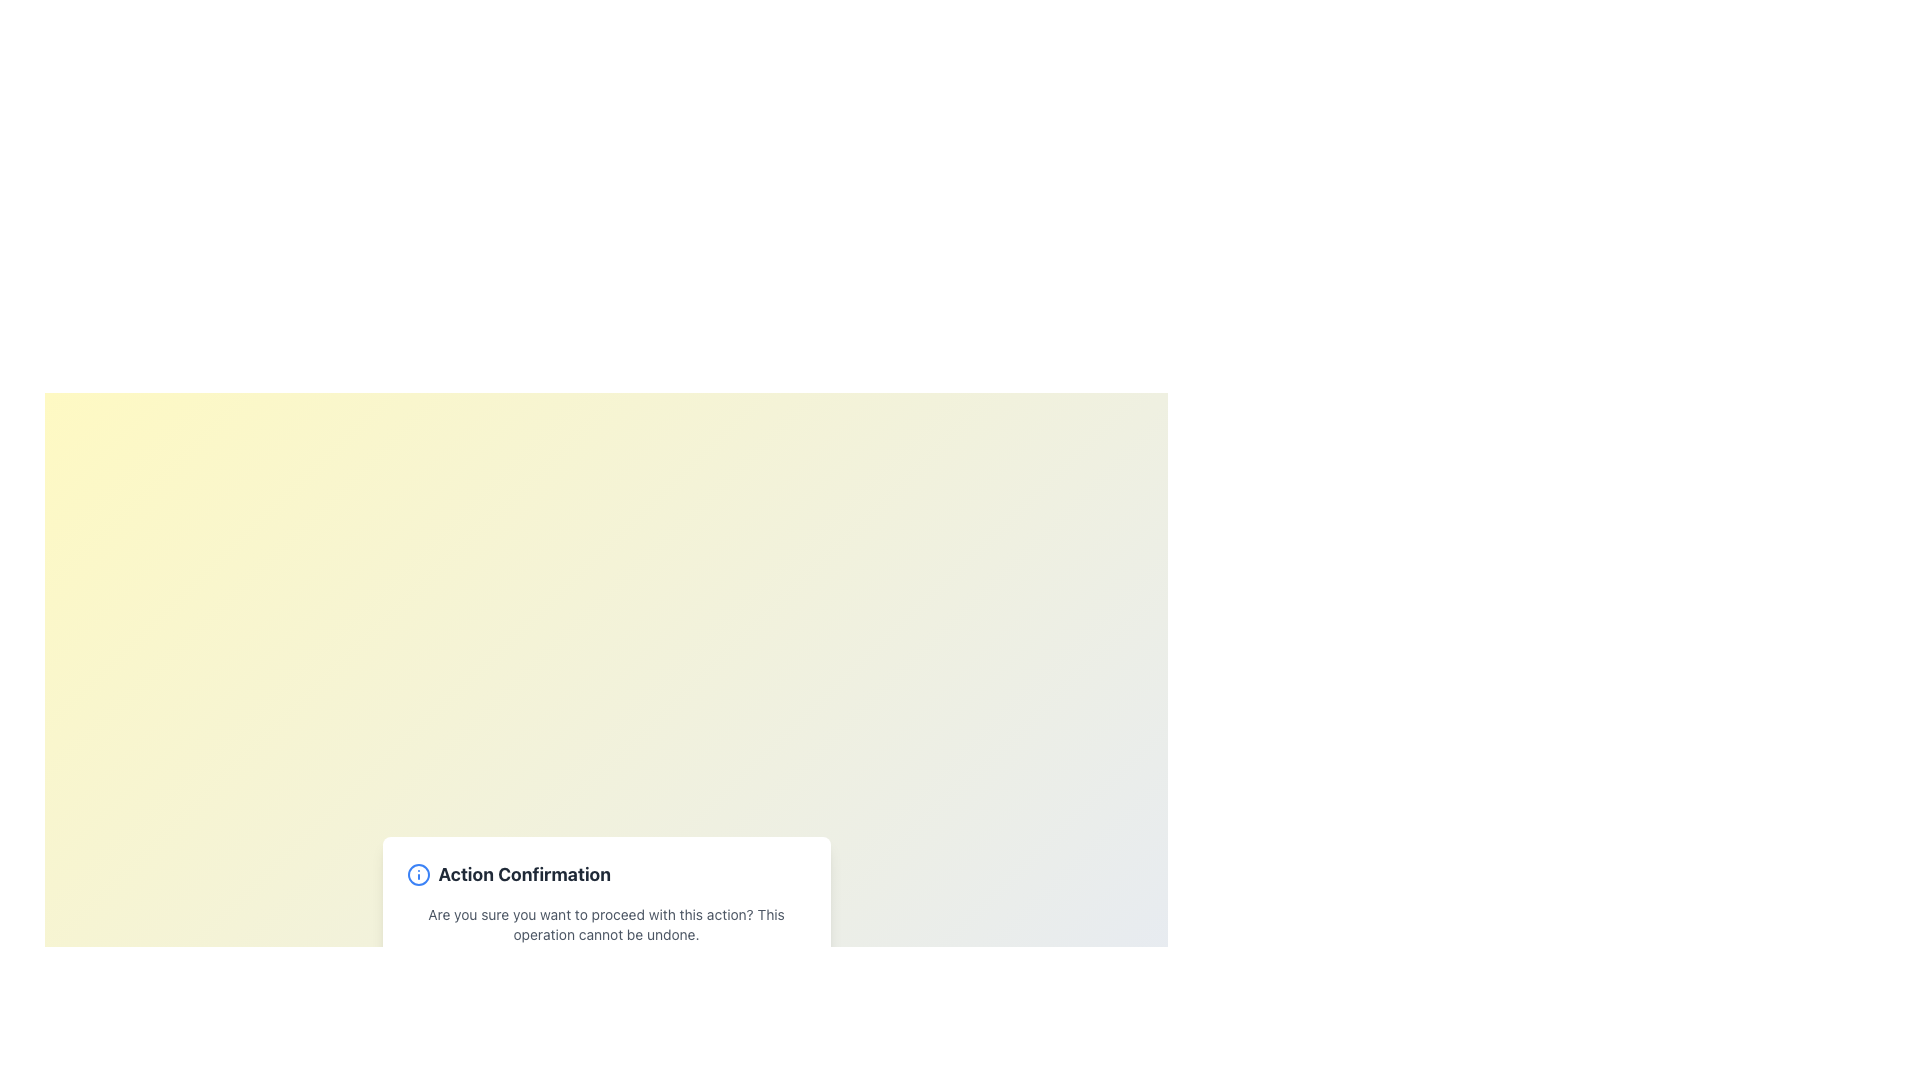  I want to click on the text block containing the message 'Are you sure you want to proceed with this action? This operation cannot be undone.' positioned below the title 'Action Confirmation', so click(605, 925).